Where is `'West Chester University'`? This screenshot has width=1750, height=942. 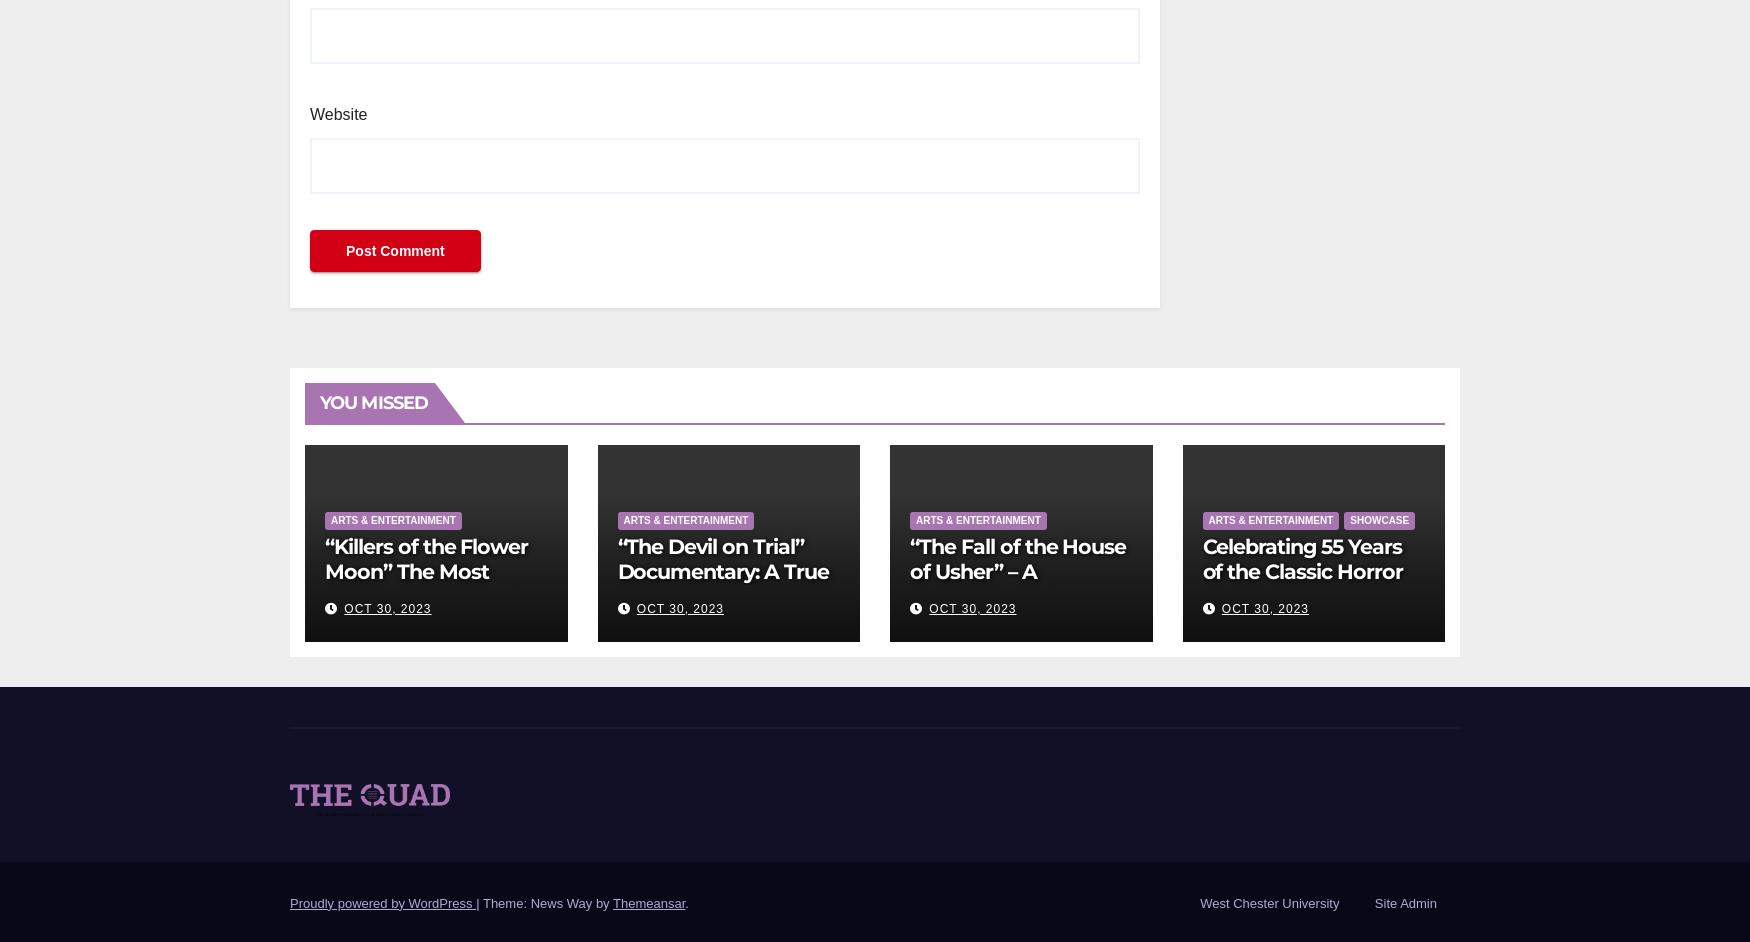
'West Chester University' is located at coordinates (1268, 901).